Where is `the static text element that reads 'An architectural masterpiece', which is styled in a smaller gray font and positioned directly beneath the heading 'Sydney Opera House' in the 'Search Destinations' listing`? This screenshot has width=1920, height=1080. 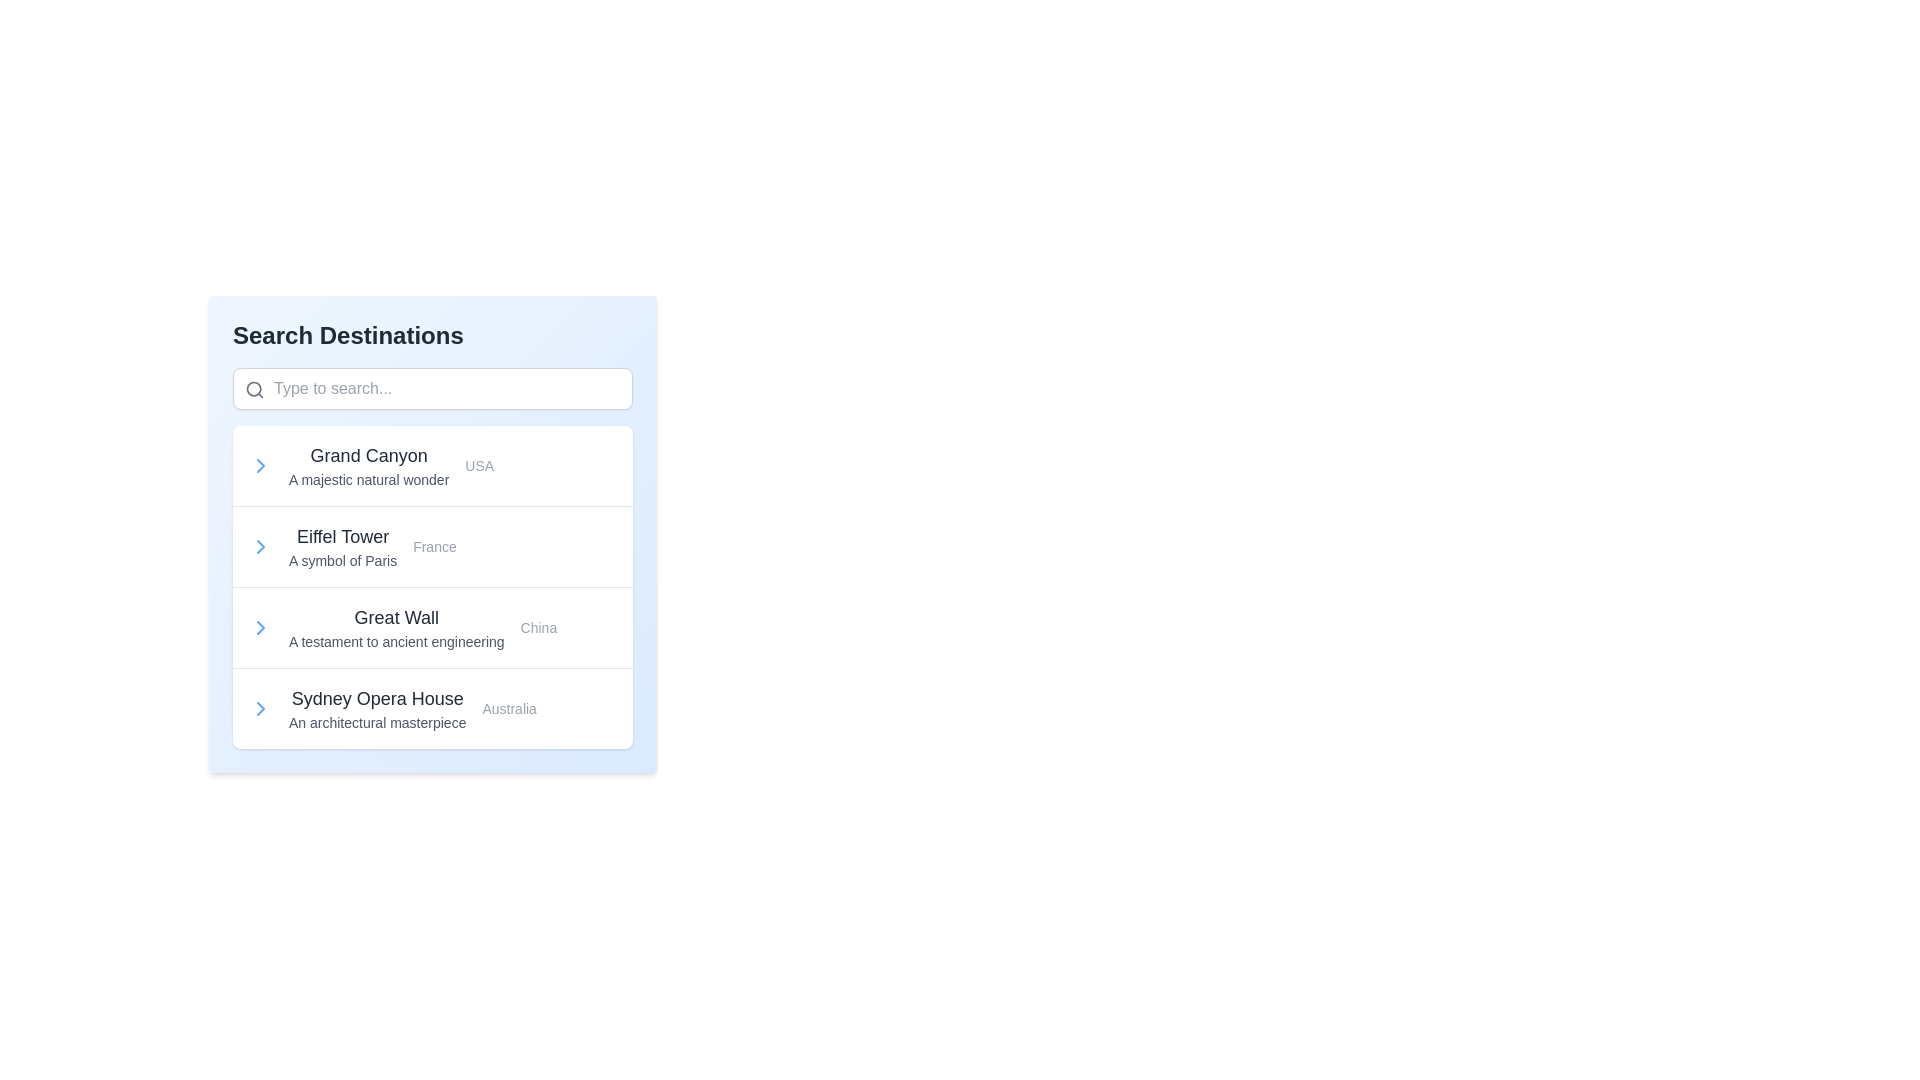 the static text element that reads 'An architectural masterpiece', which is styled in a smaller gray font and positioned directly beneath the heading 'Sydney Opera House' in the 'Search Destinations' listing is located at coordinates (377, 722).